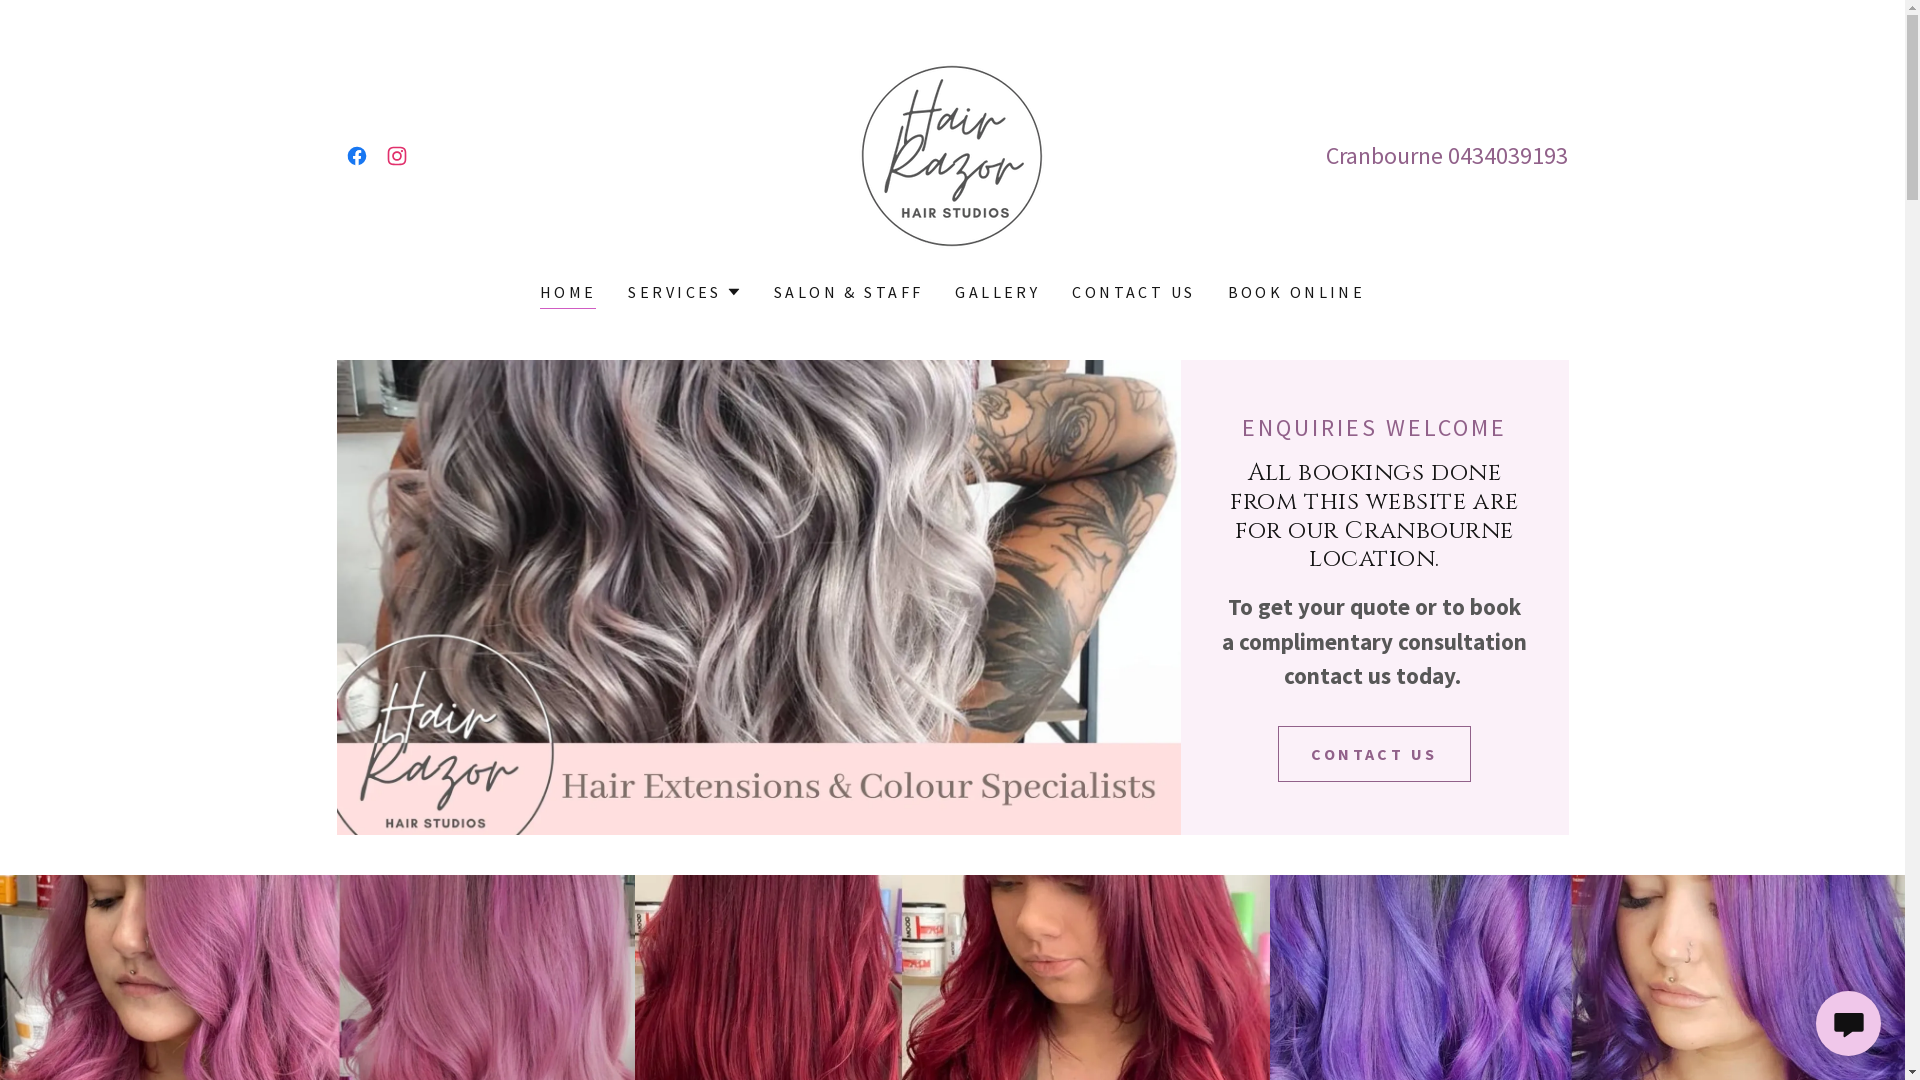  I want to click on '0434039193', so click(1507, 154).